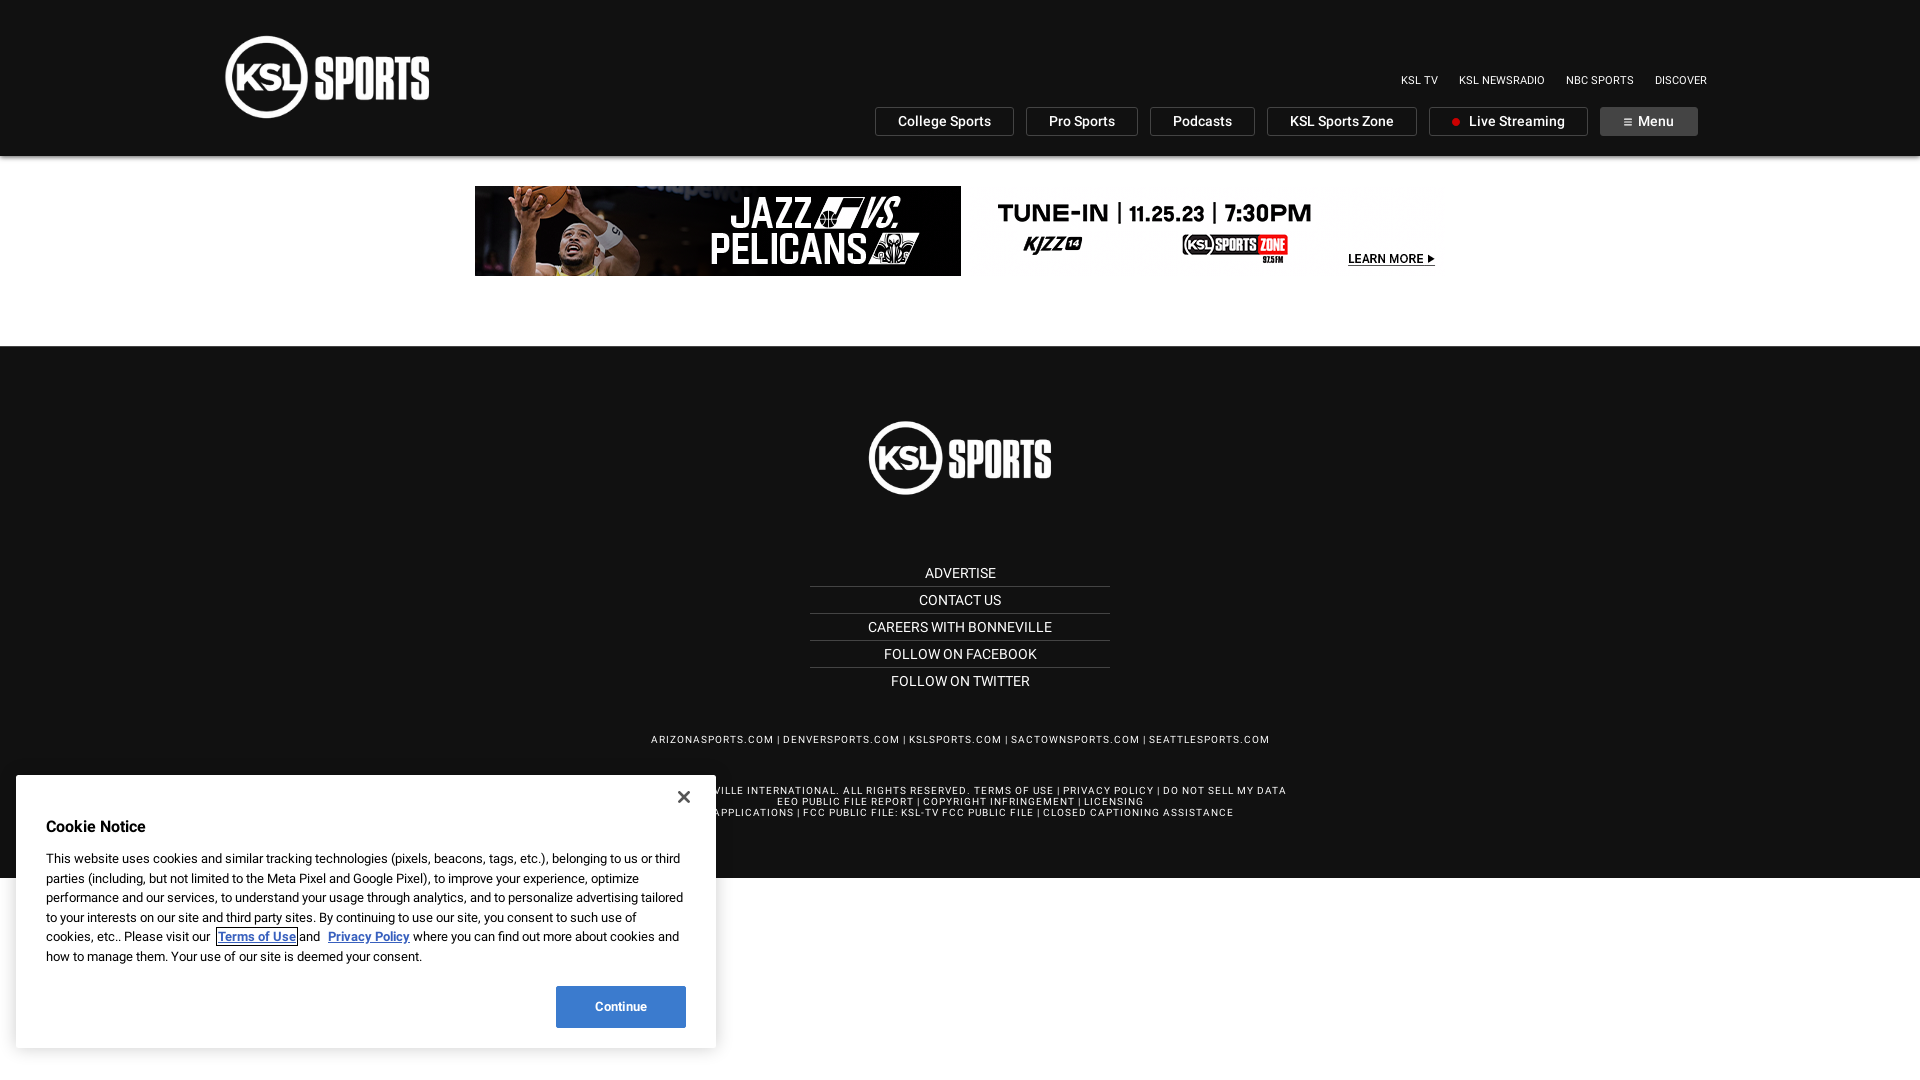 The height and width of the screenshot is (1080, 1920). What do you see at coordinates (844, 800) in the screenshot?
I see `'EEO PUBLIC FILE REPORT'` at bounding box center [844, 800].